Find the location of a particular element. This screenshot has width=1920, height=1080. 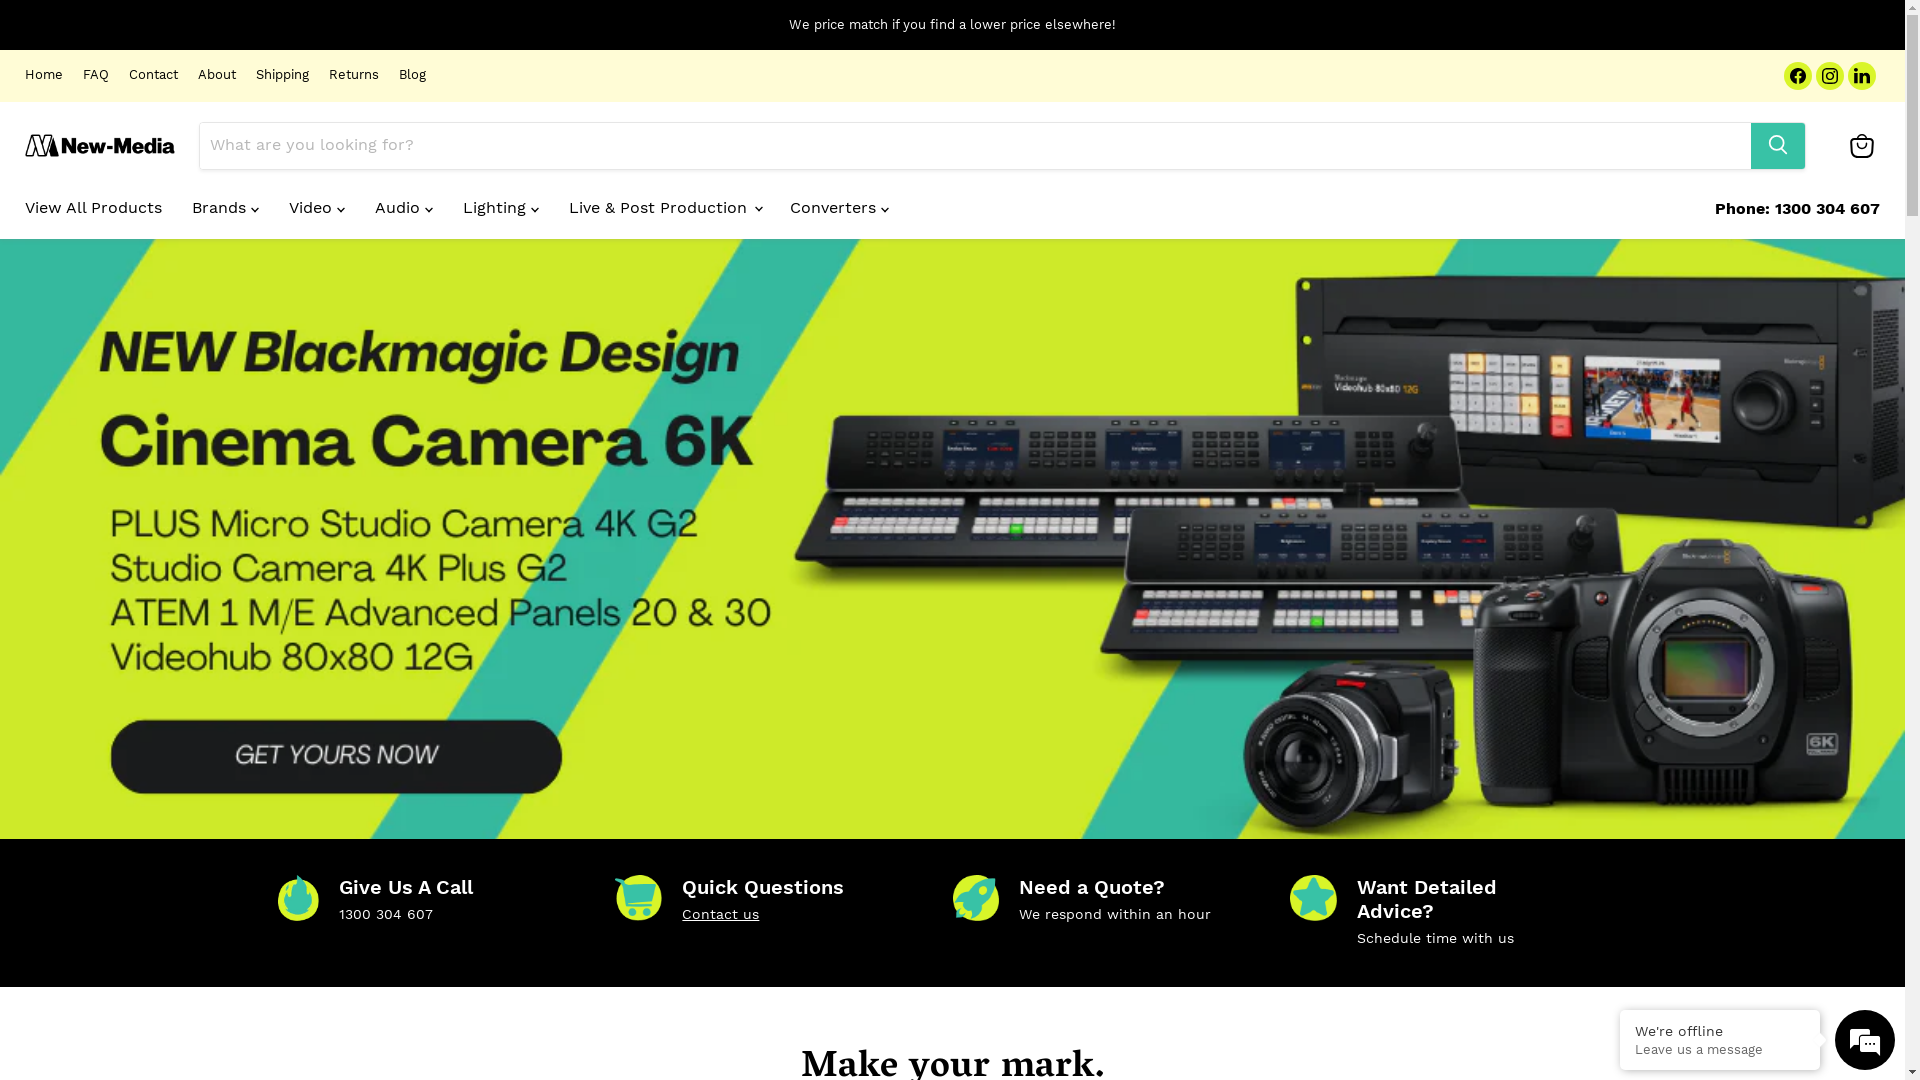

'Returns' is located at coordinates (354, 74).